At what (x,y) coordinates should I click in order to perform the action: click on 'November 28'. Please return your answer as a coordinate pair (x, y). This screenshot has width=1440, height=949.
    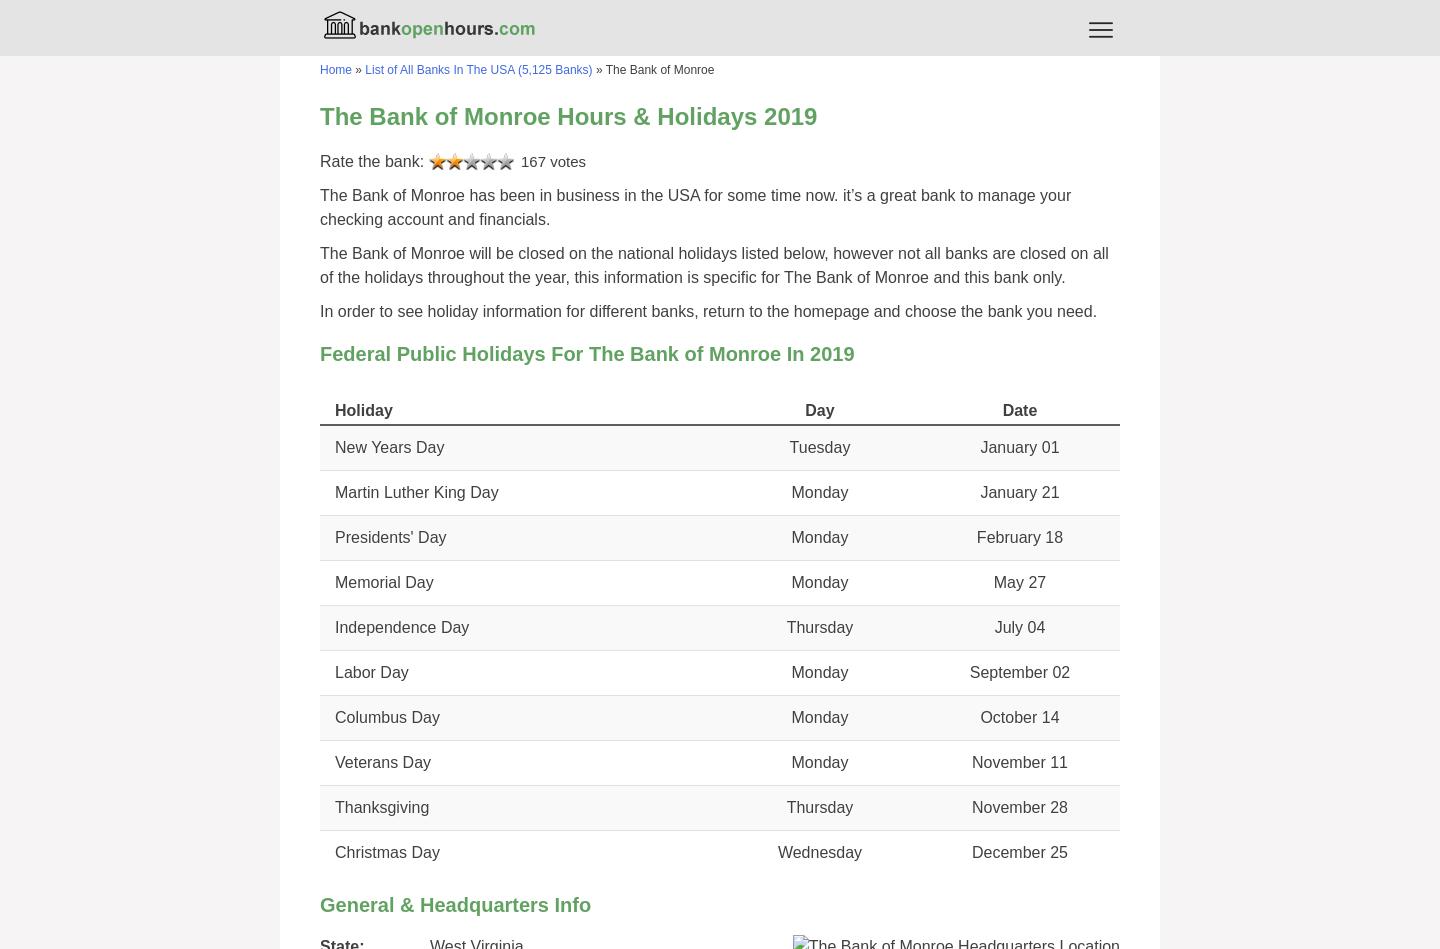
    Looking at the image, I should click on (1018, 806).